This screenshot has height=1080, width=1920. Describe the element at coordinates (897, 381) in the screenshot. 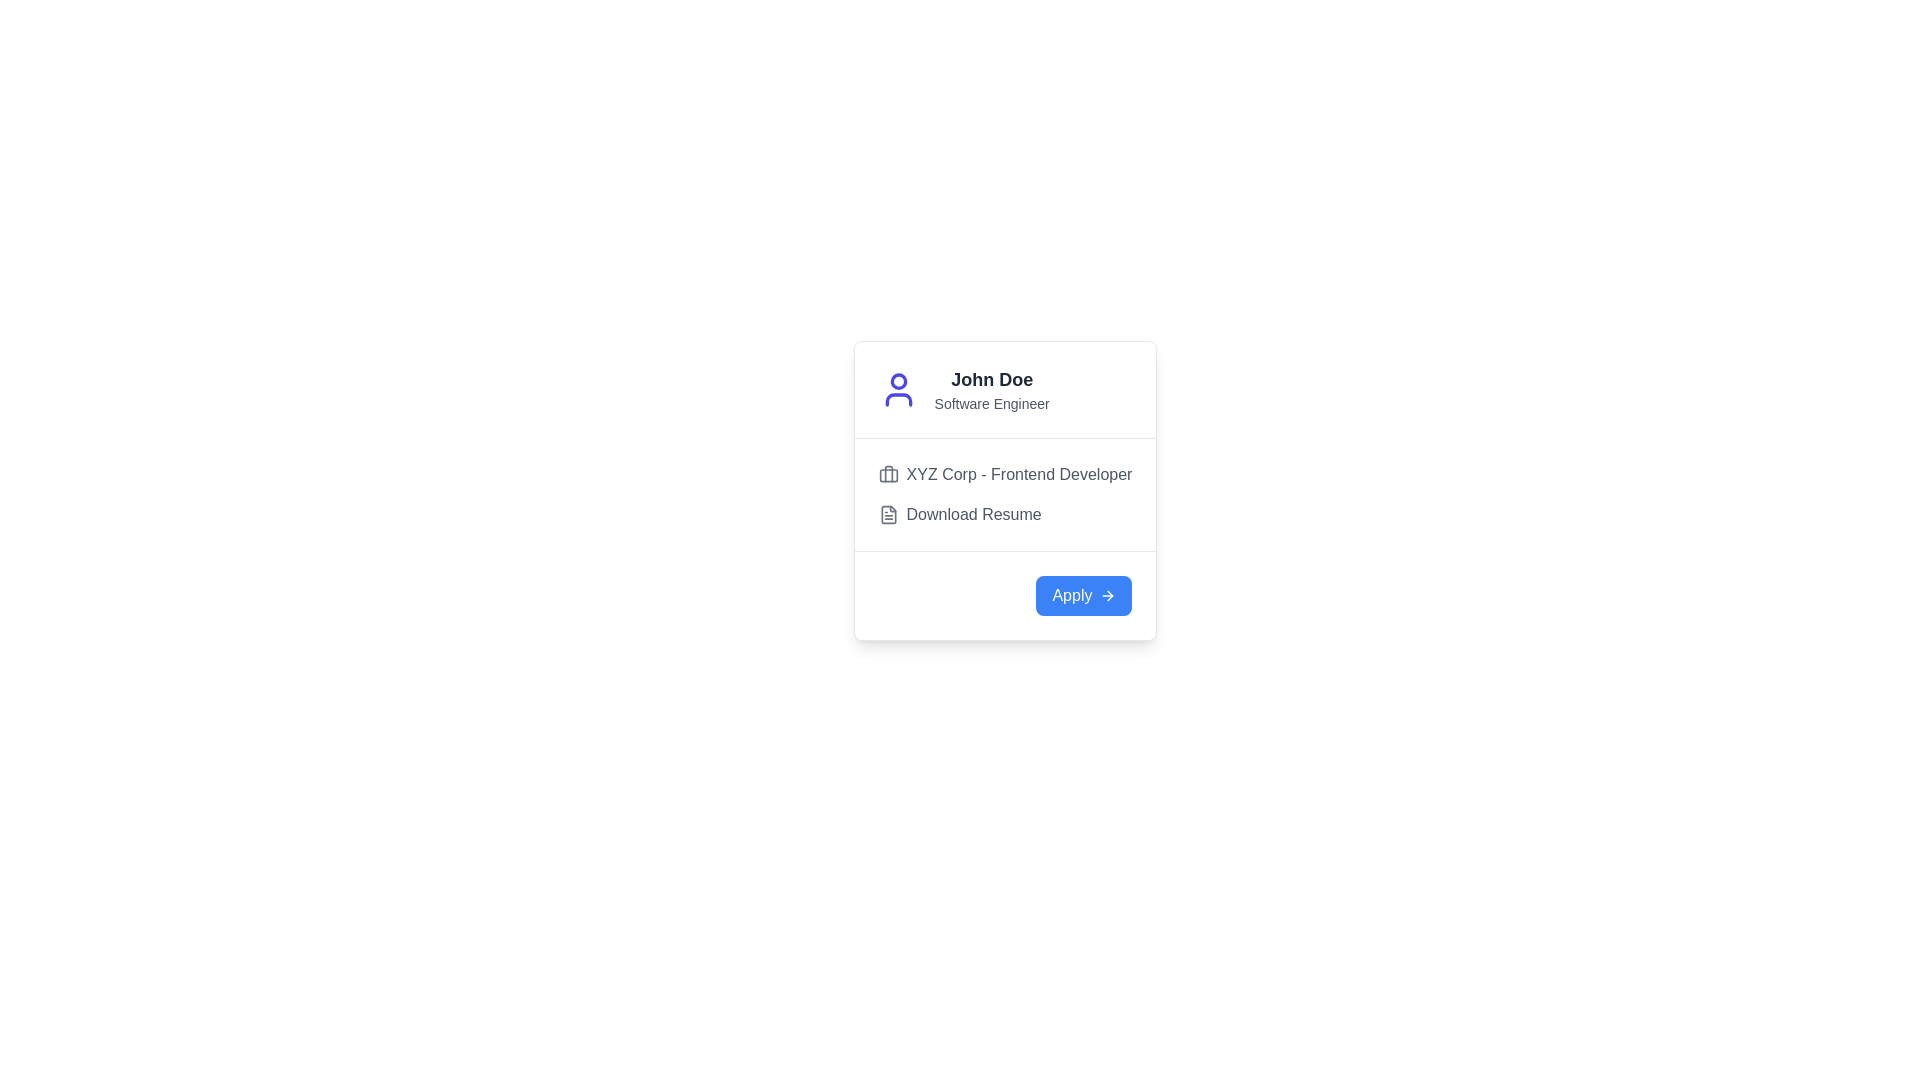

I see `the SVG Circle Element that represents the user's avatar icon in the user information card` at that location.